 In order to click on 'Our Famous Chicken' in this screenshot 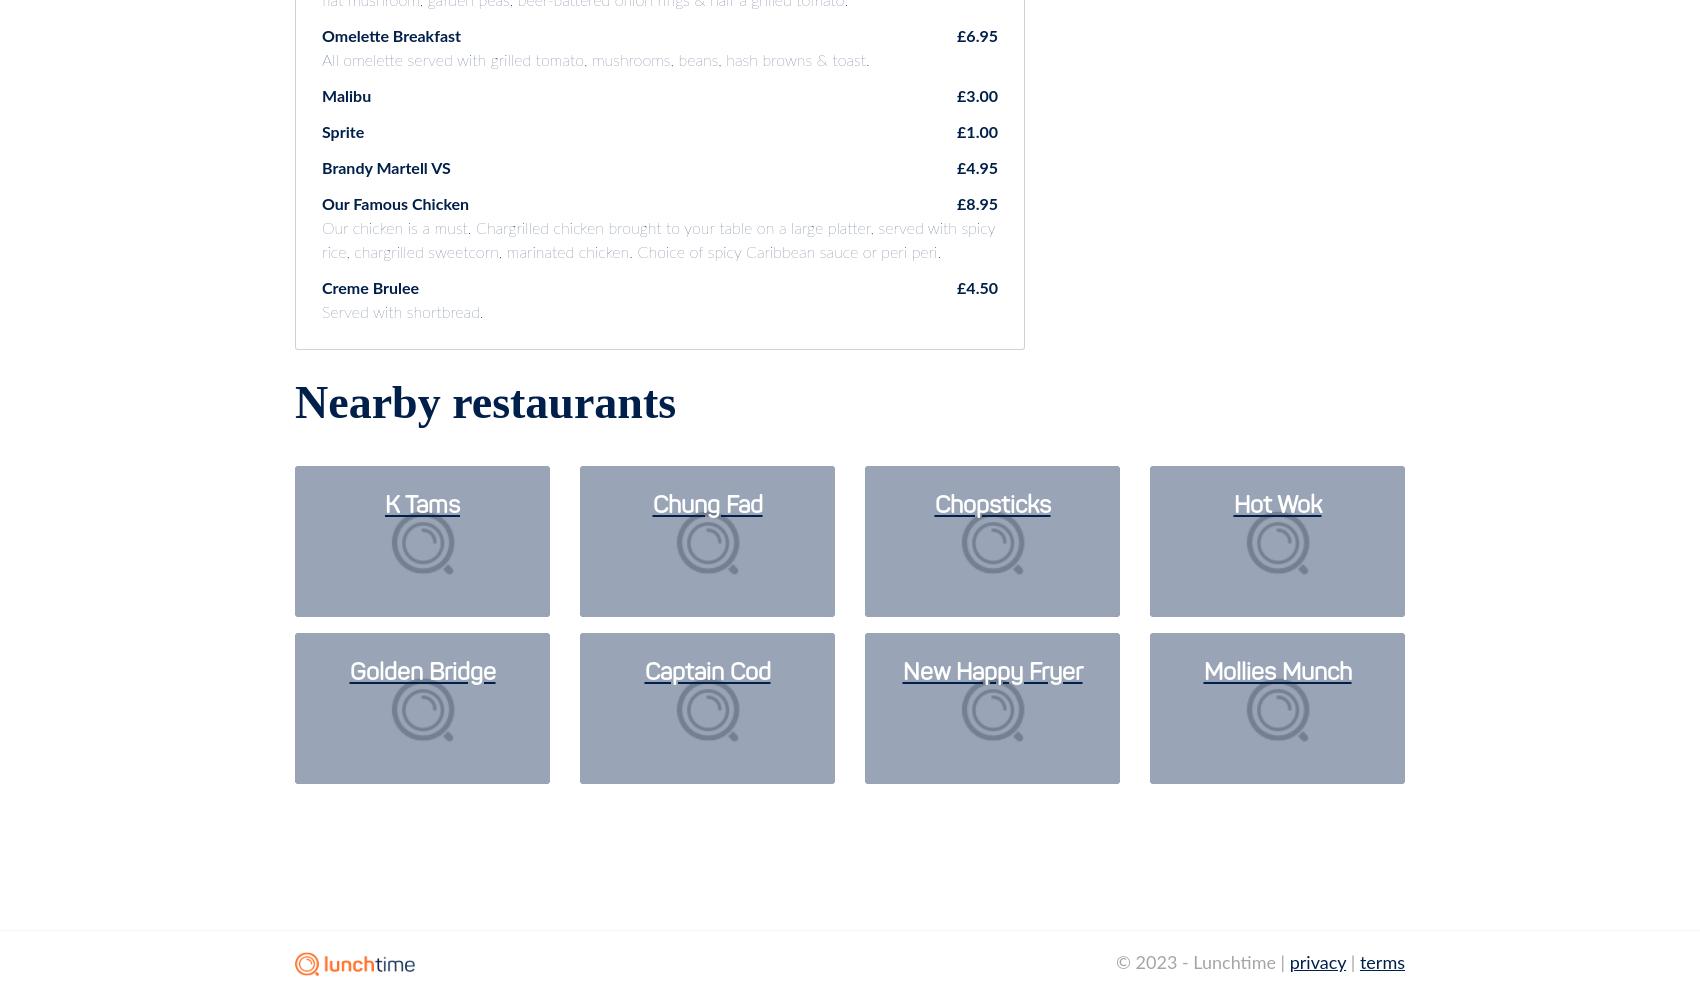, I will do `click(394, 203)`.